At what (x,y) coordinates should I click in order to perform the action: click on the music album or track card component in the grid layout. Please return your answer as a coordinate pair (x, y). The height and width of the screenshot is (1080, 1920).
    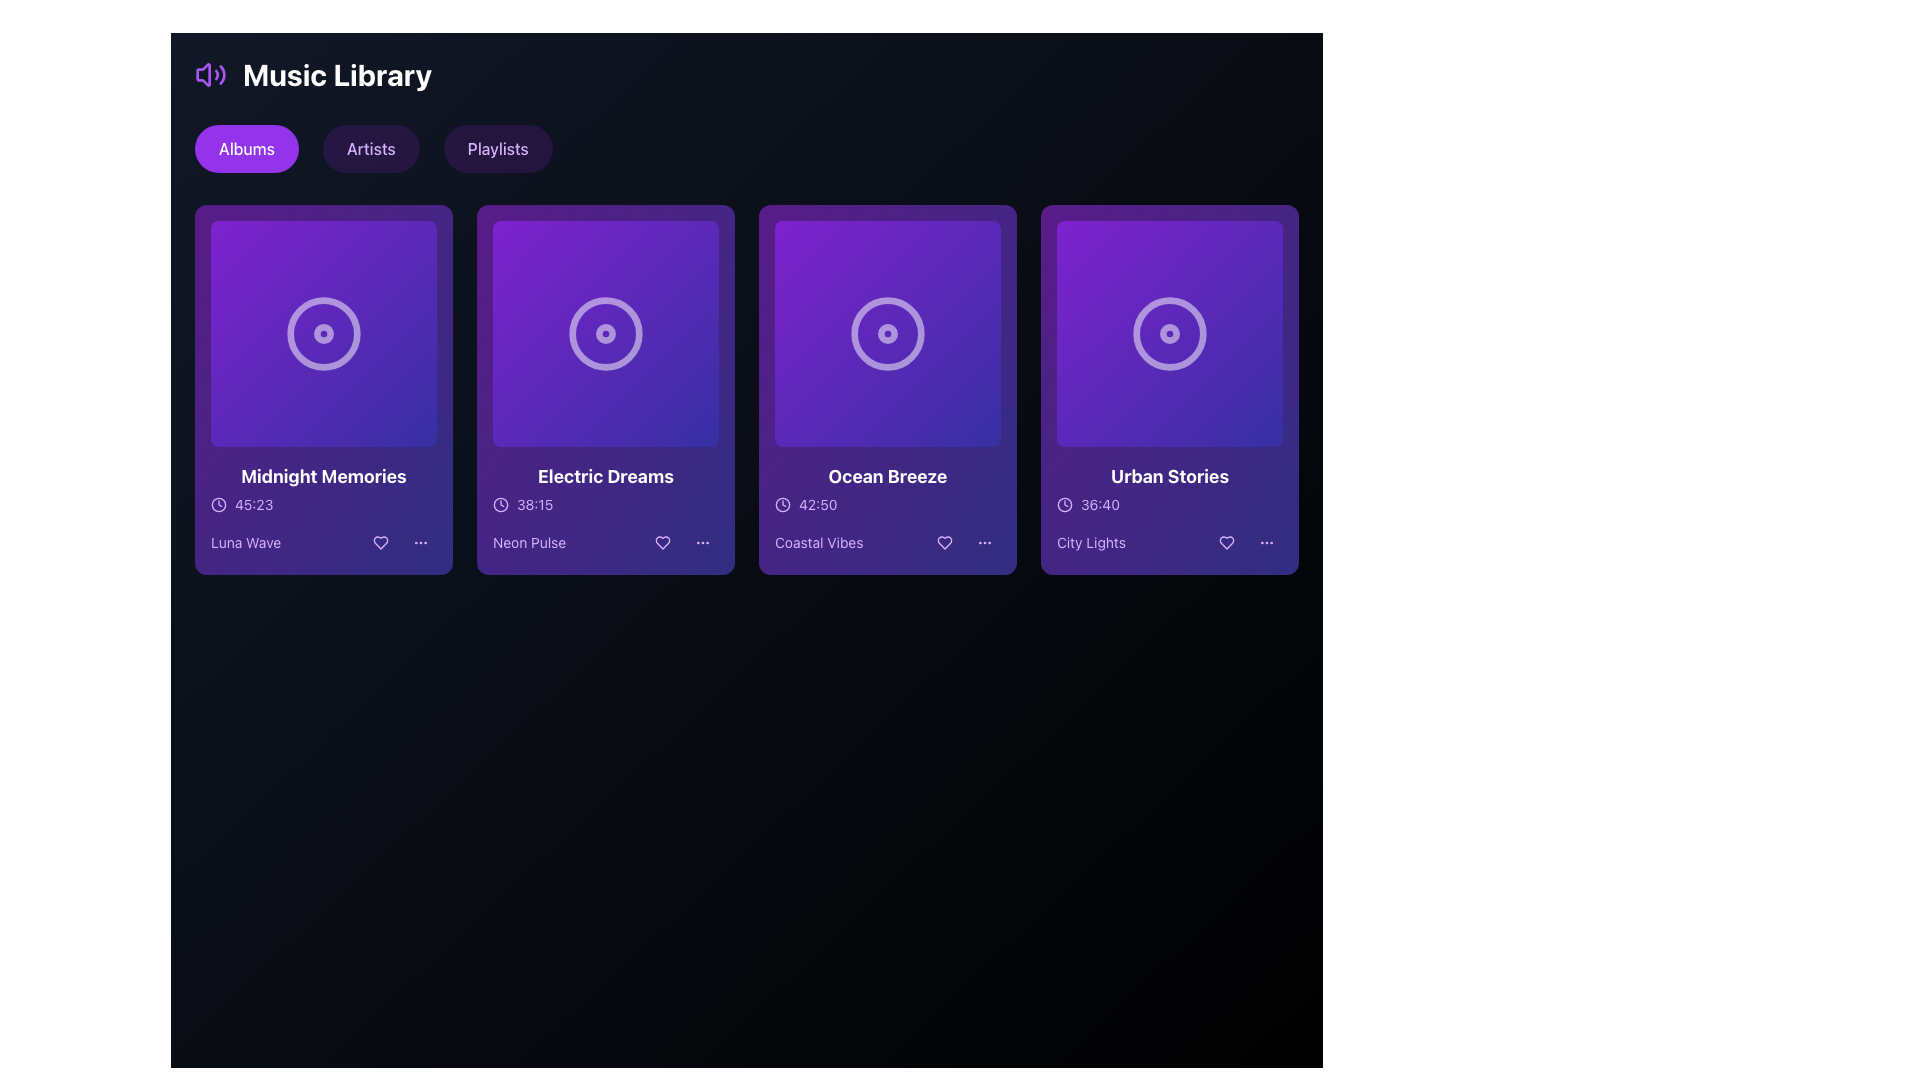
    Looking at the image, I should click on (604, 389).